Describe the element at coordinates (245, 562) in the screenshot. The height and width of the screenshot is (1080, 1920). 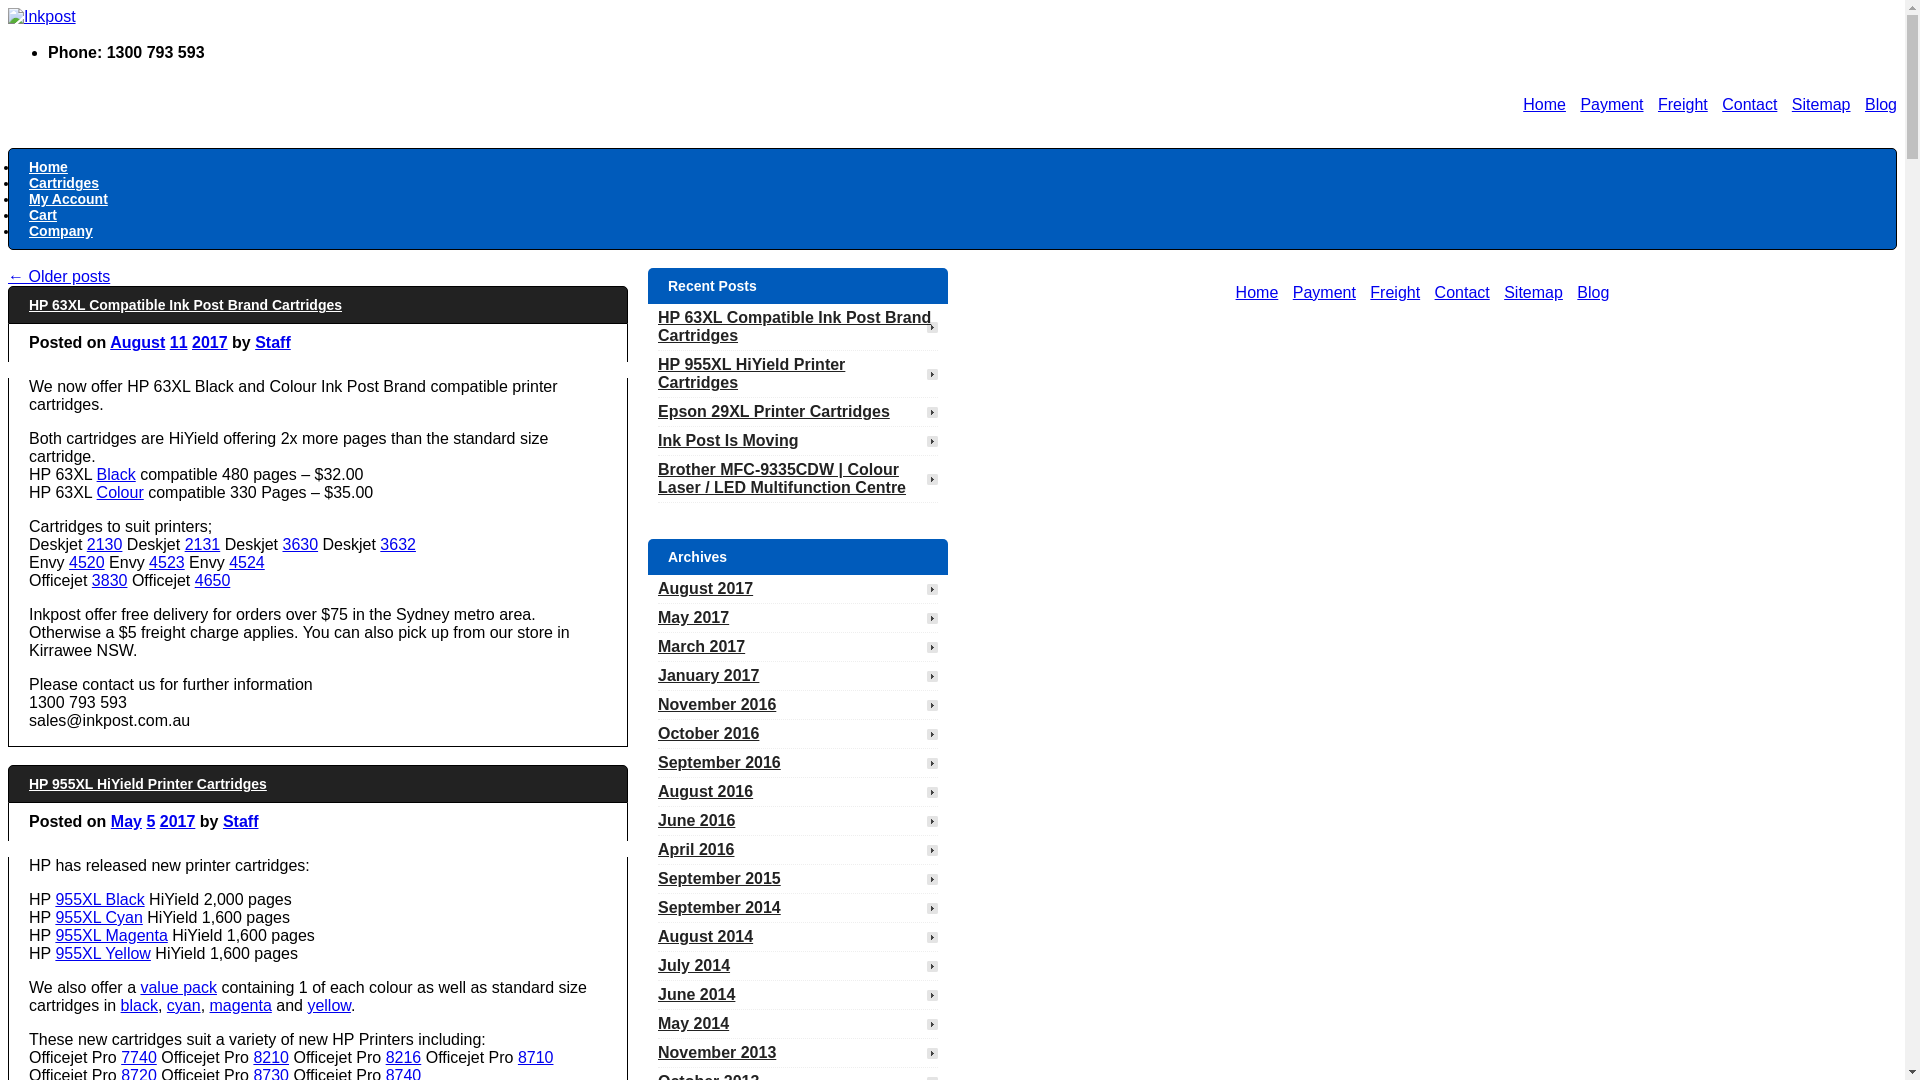
I see `'4524'` at that location.